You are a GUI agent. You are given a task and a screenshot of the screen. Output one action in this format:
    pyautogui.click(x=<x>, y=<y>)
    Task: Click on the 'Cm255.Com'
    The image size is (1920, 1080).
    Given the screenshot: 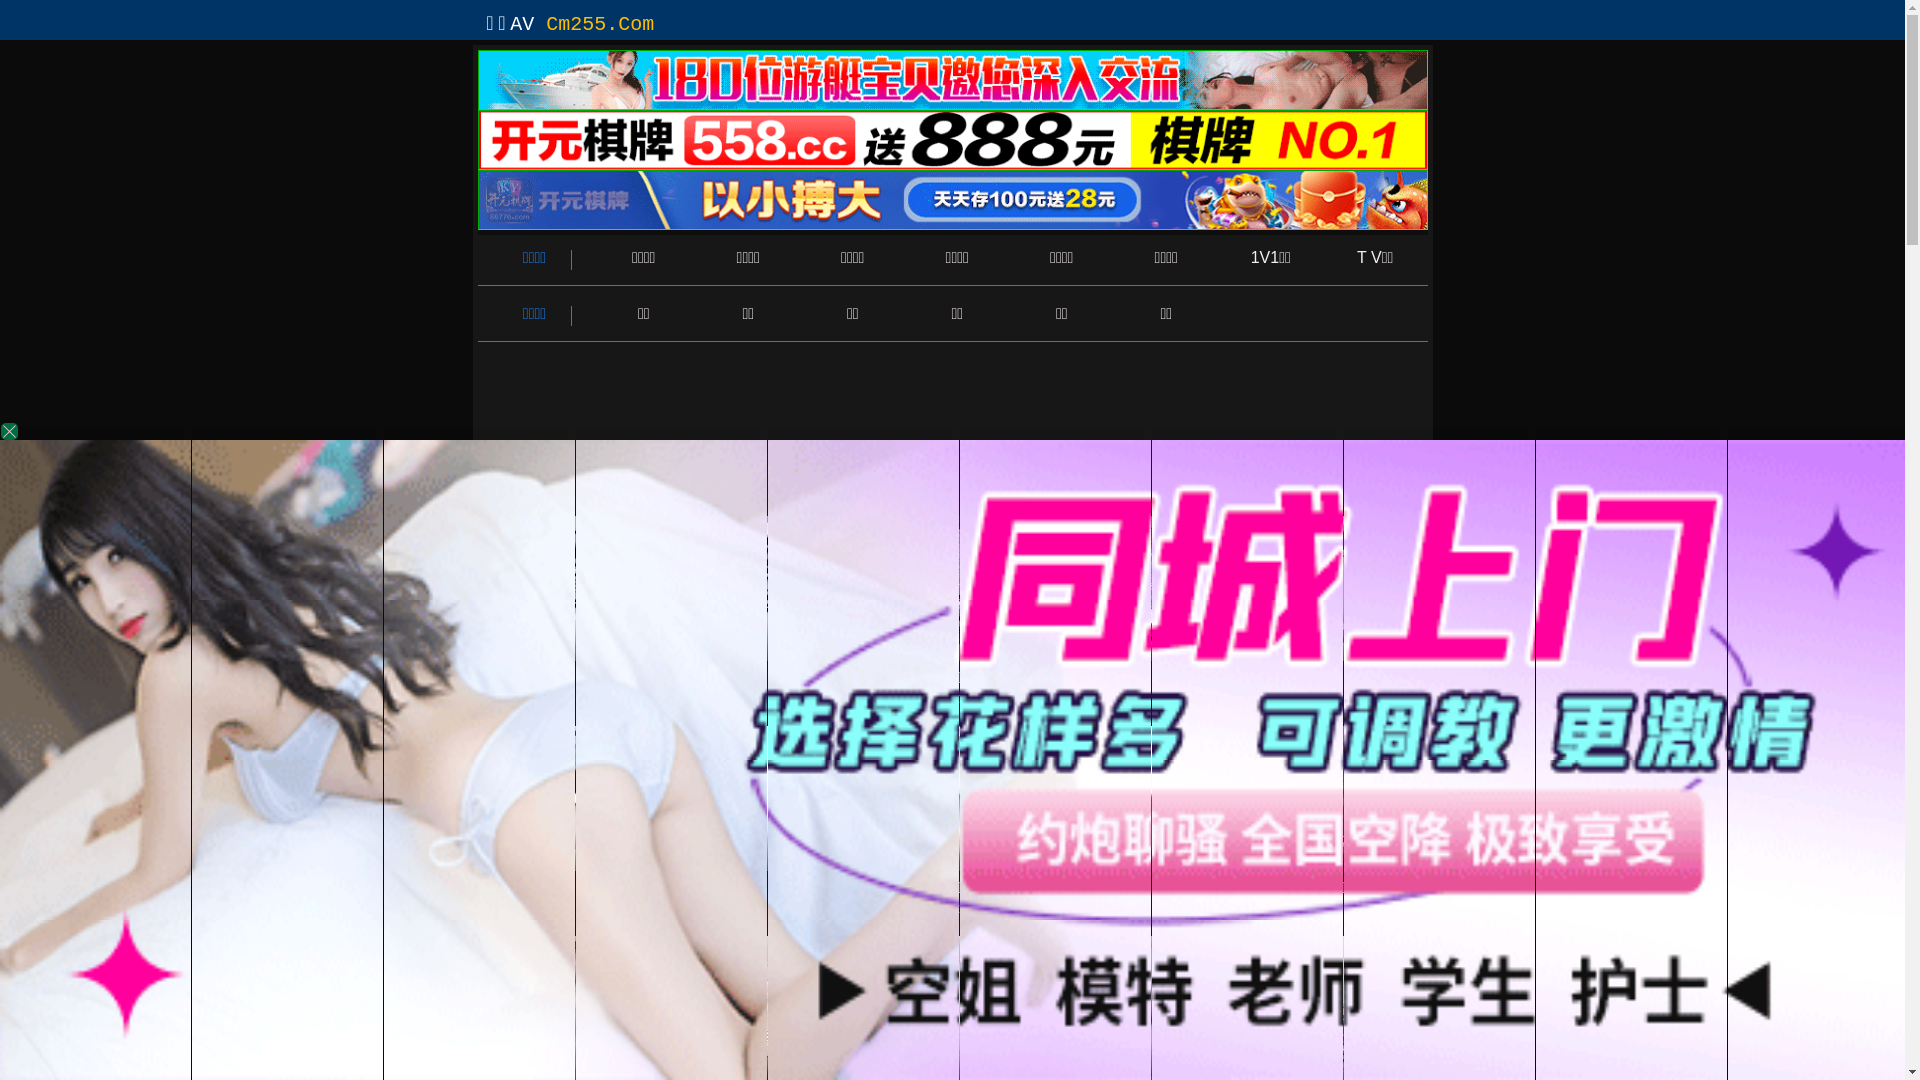 What is the action you would take?
    pyautogui.click(x=599, y=24)
    